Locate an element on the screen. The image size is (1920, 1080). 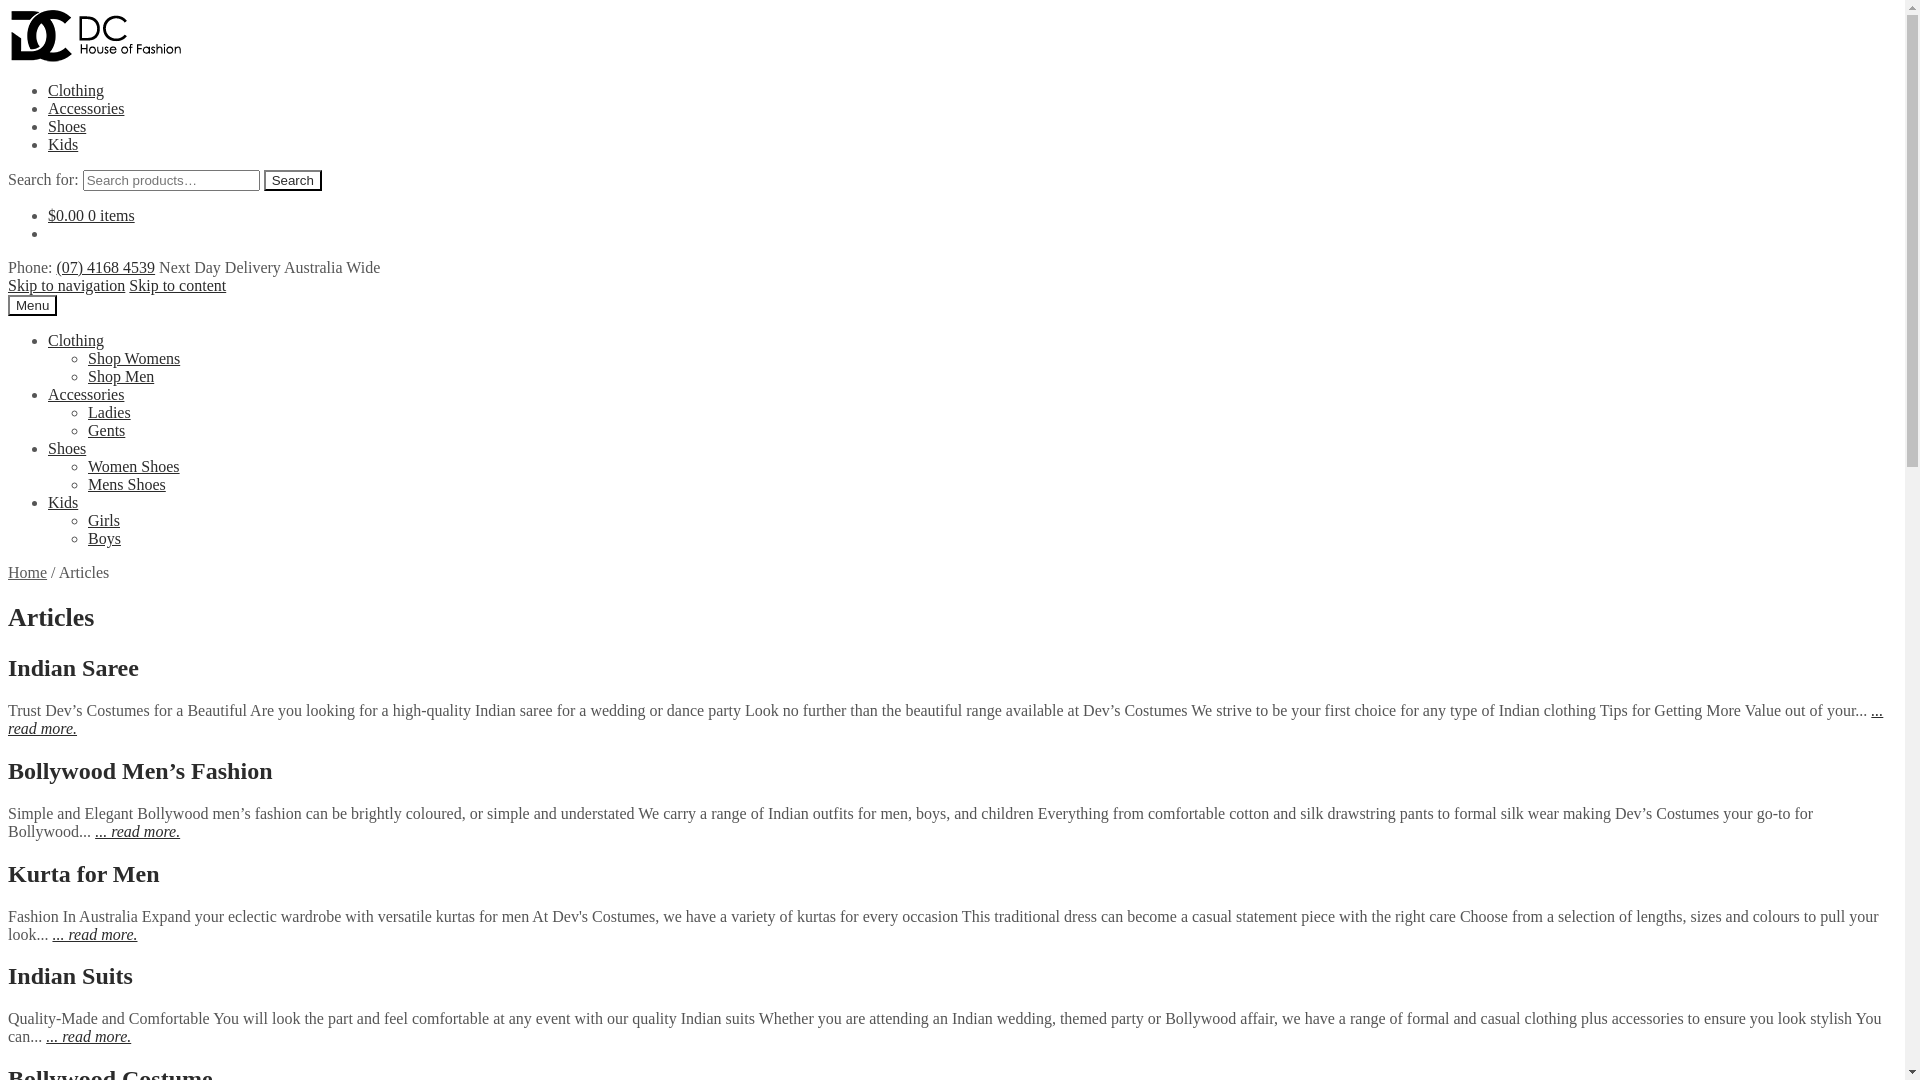
'Kids' is located at coordinates (62, 143).